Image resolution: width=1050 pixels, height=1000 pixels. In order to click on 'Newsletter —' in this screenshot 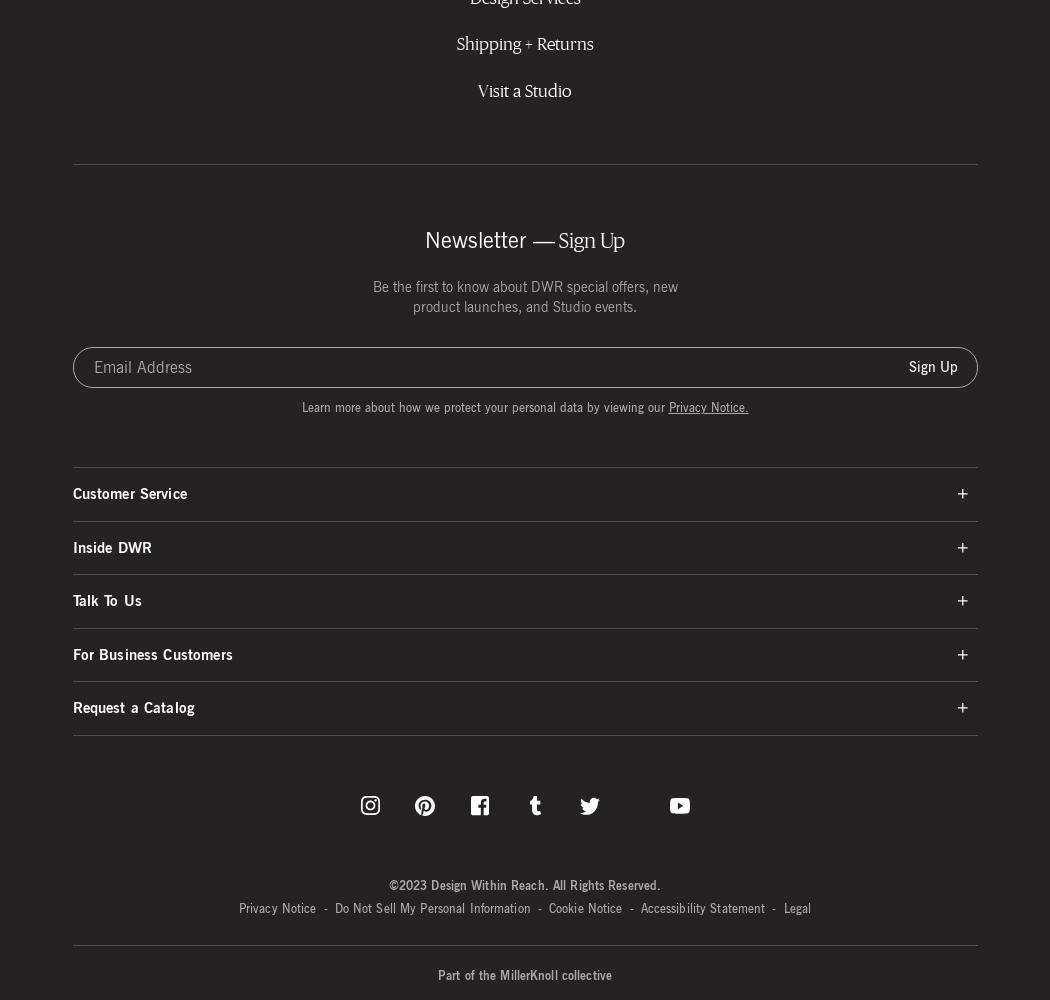, I will do `click(489, 239)`.